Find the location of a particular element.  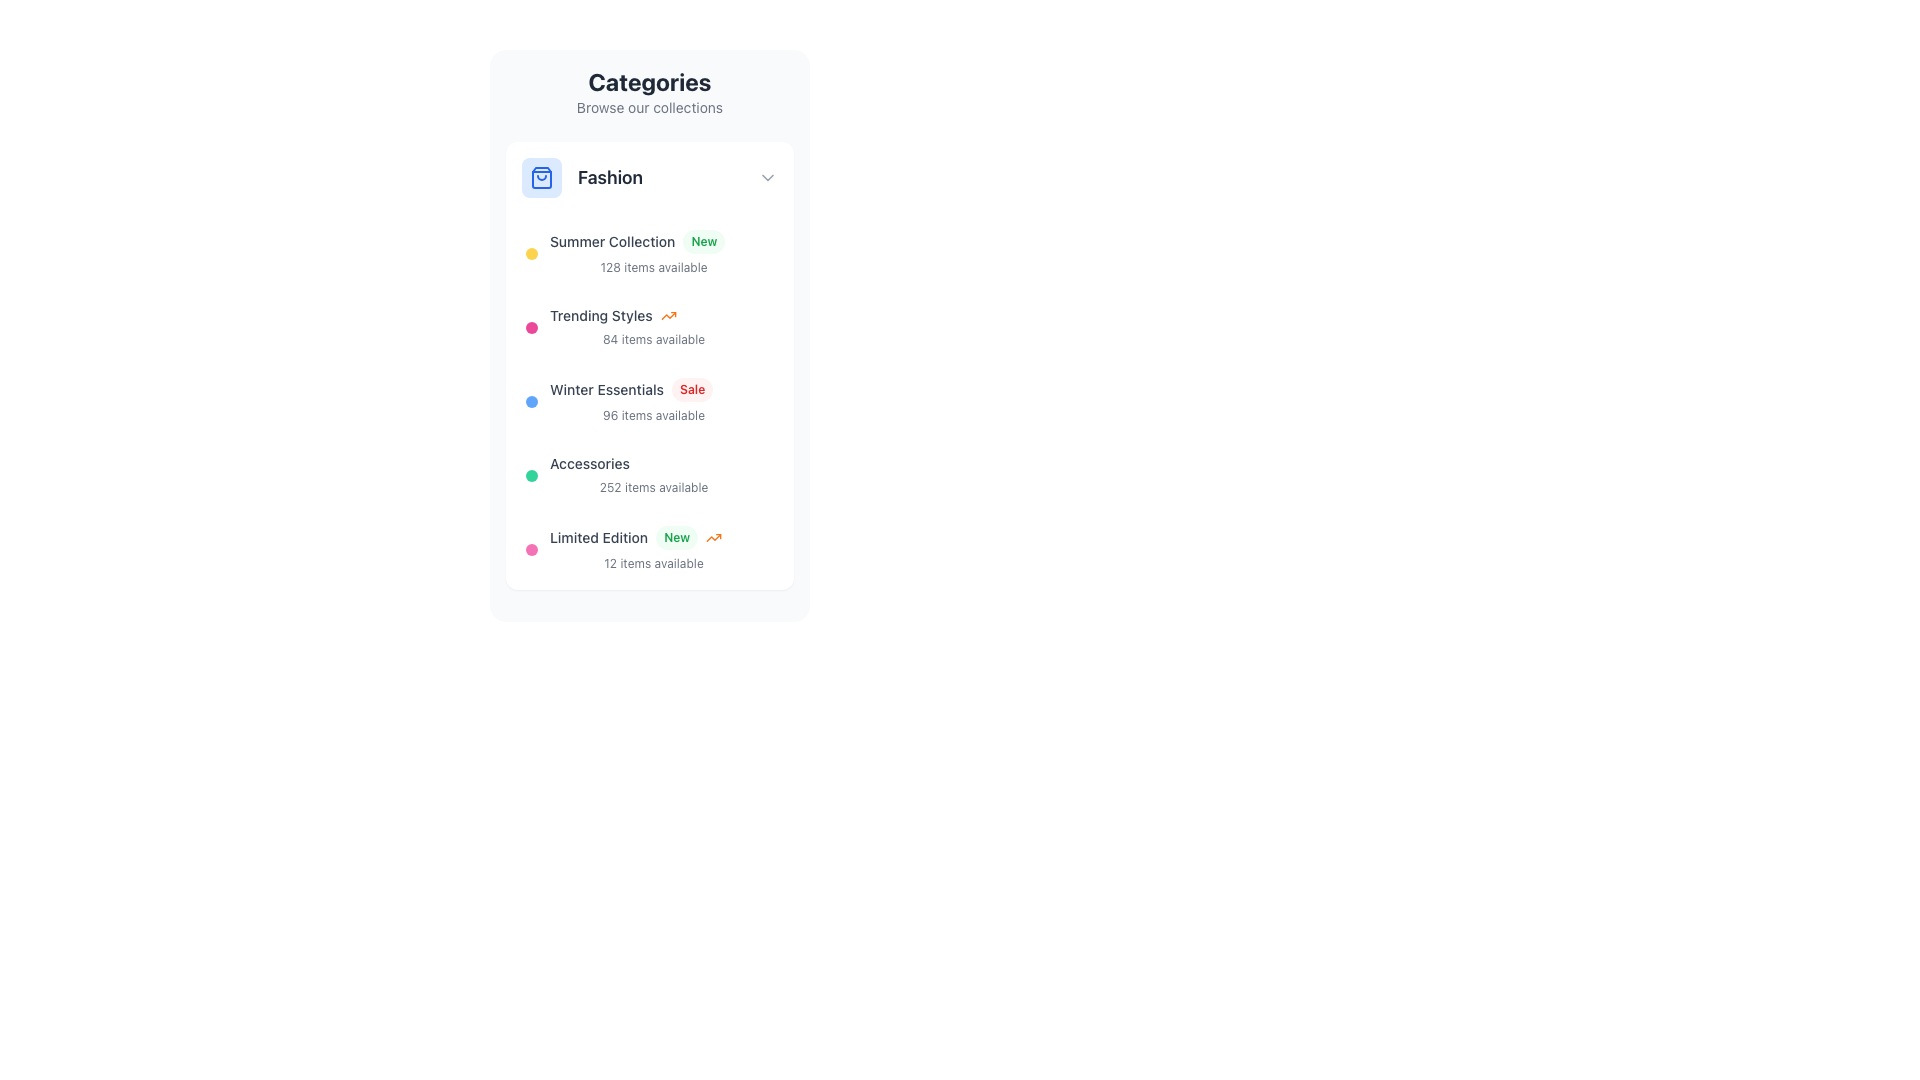

the fourth List Item labeled 'Accessories' is located at coordinates (649, 475).